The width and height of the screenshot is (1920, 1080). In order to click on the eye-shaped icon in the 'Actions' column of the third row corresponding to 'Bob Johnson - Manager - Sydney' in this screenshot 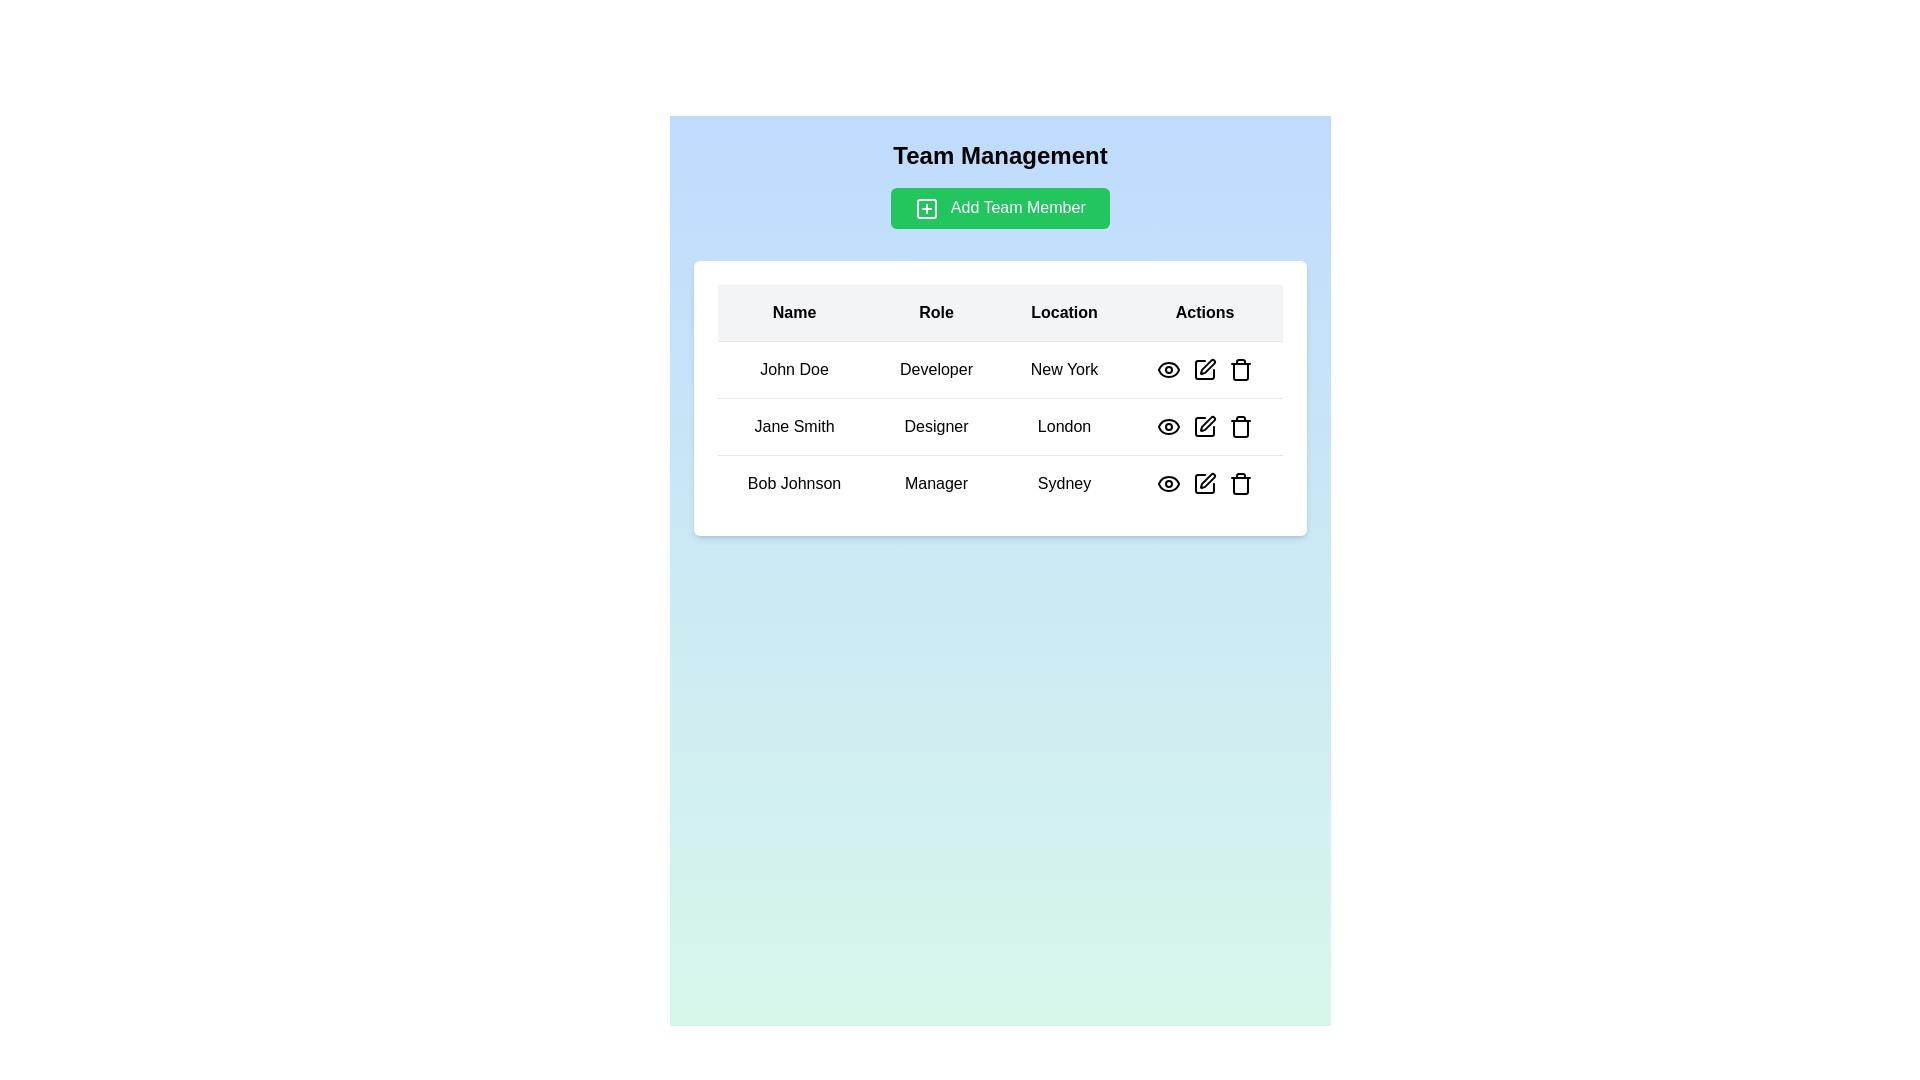, I will do `click(1169, 483)`.